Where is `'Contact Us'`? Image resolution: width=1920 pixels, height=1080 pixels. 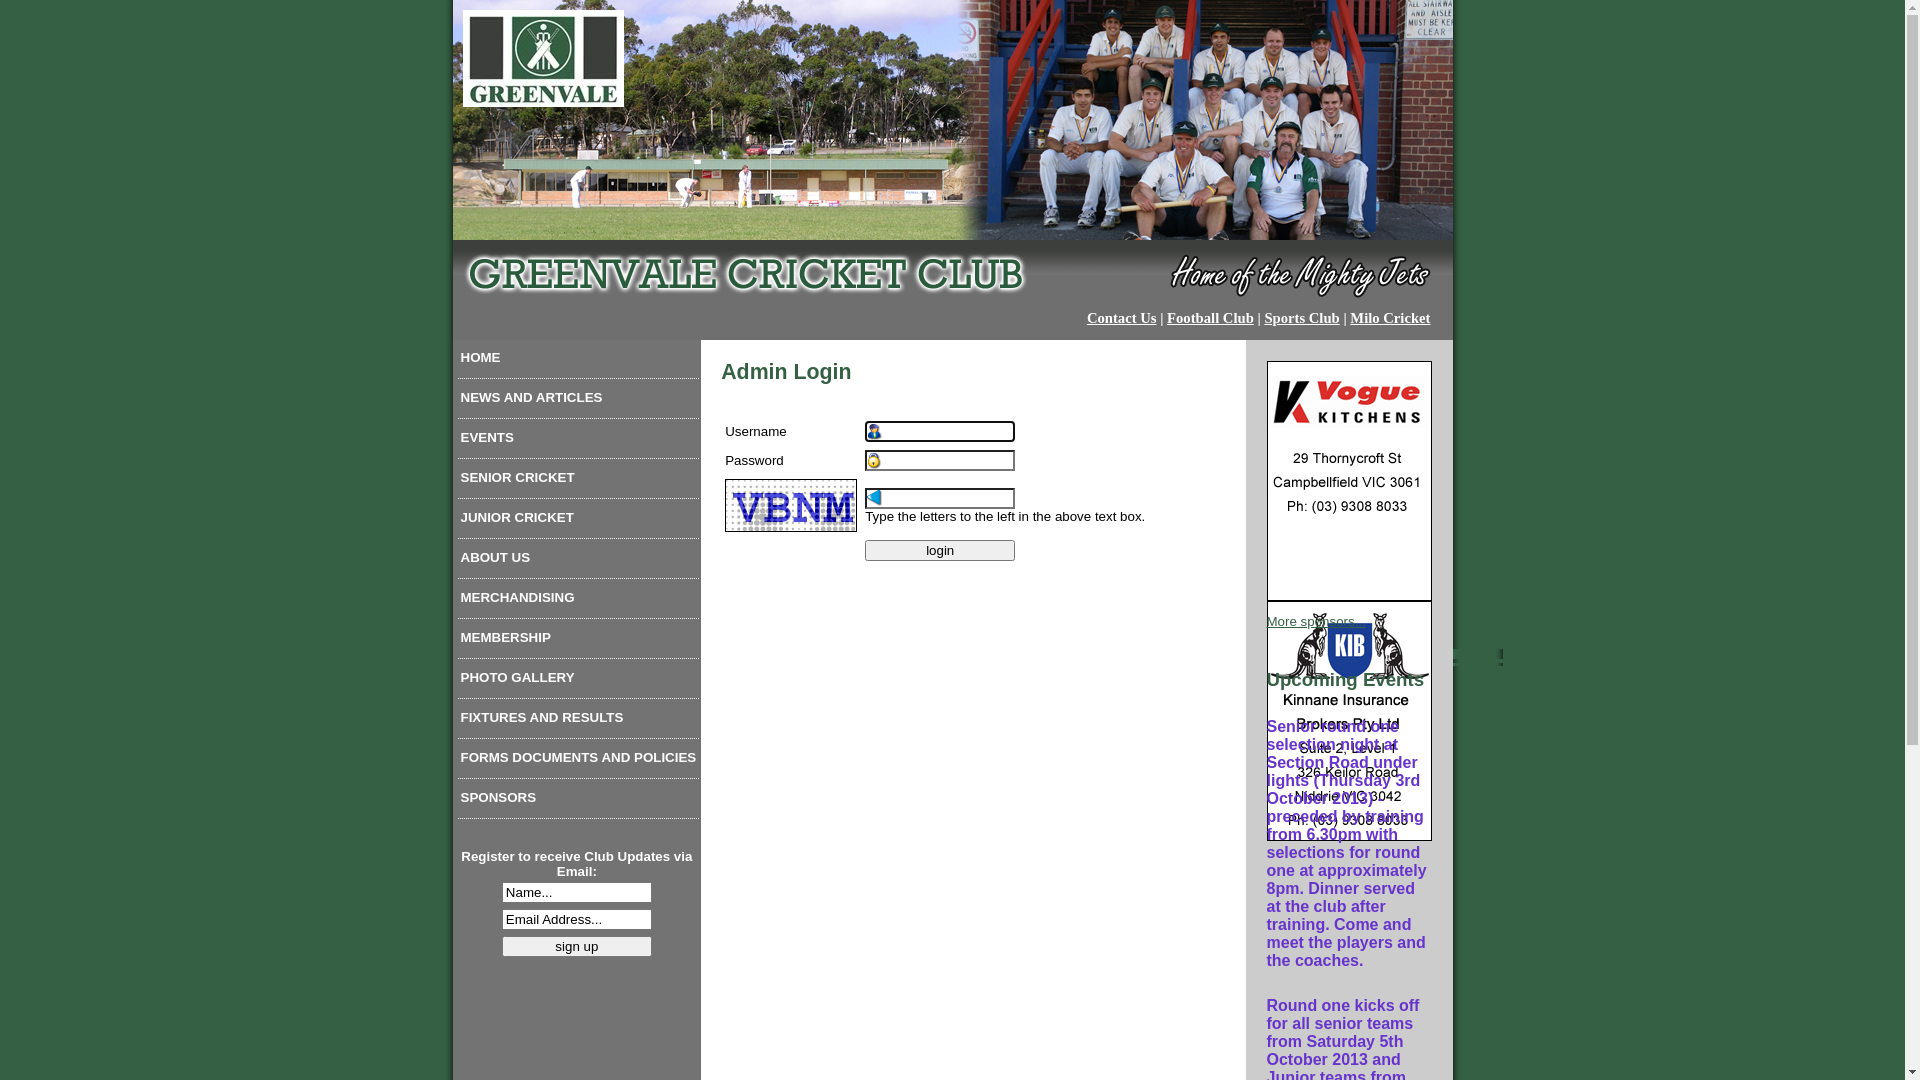 'Contact Us' is located at coordinates (1122, 316).